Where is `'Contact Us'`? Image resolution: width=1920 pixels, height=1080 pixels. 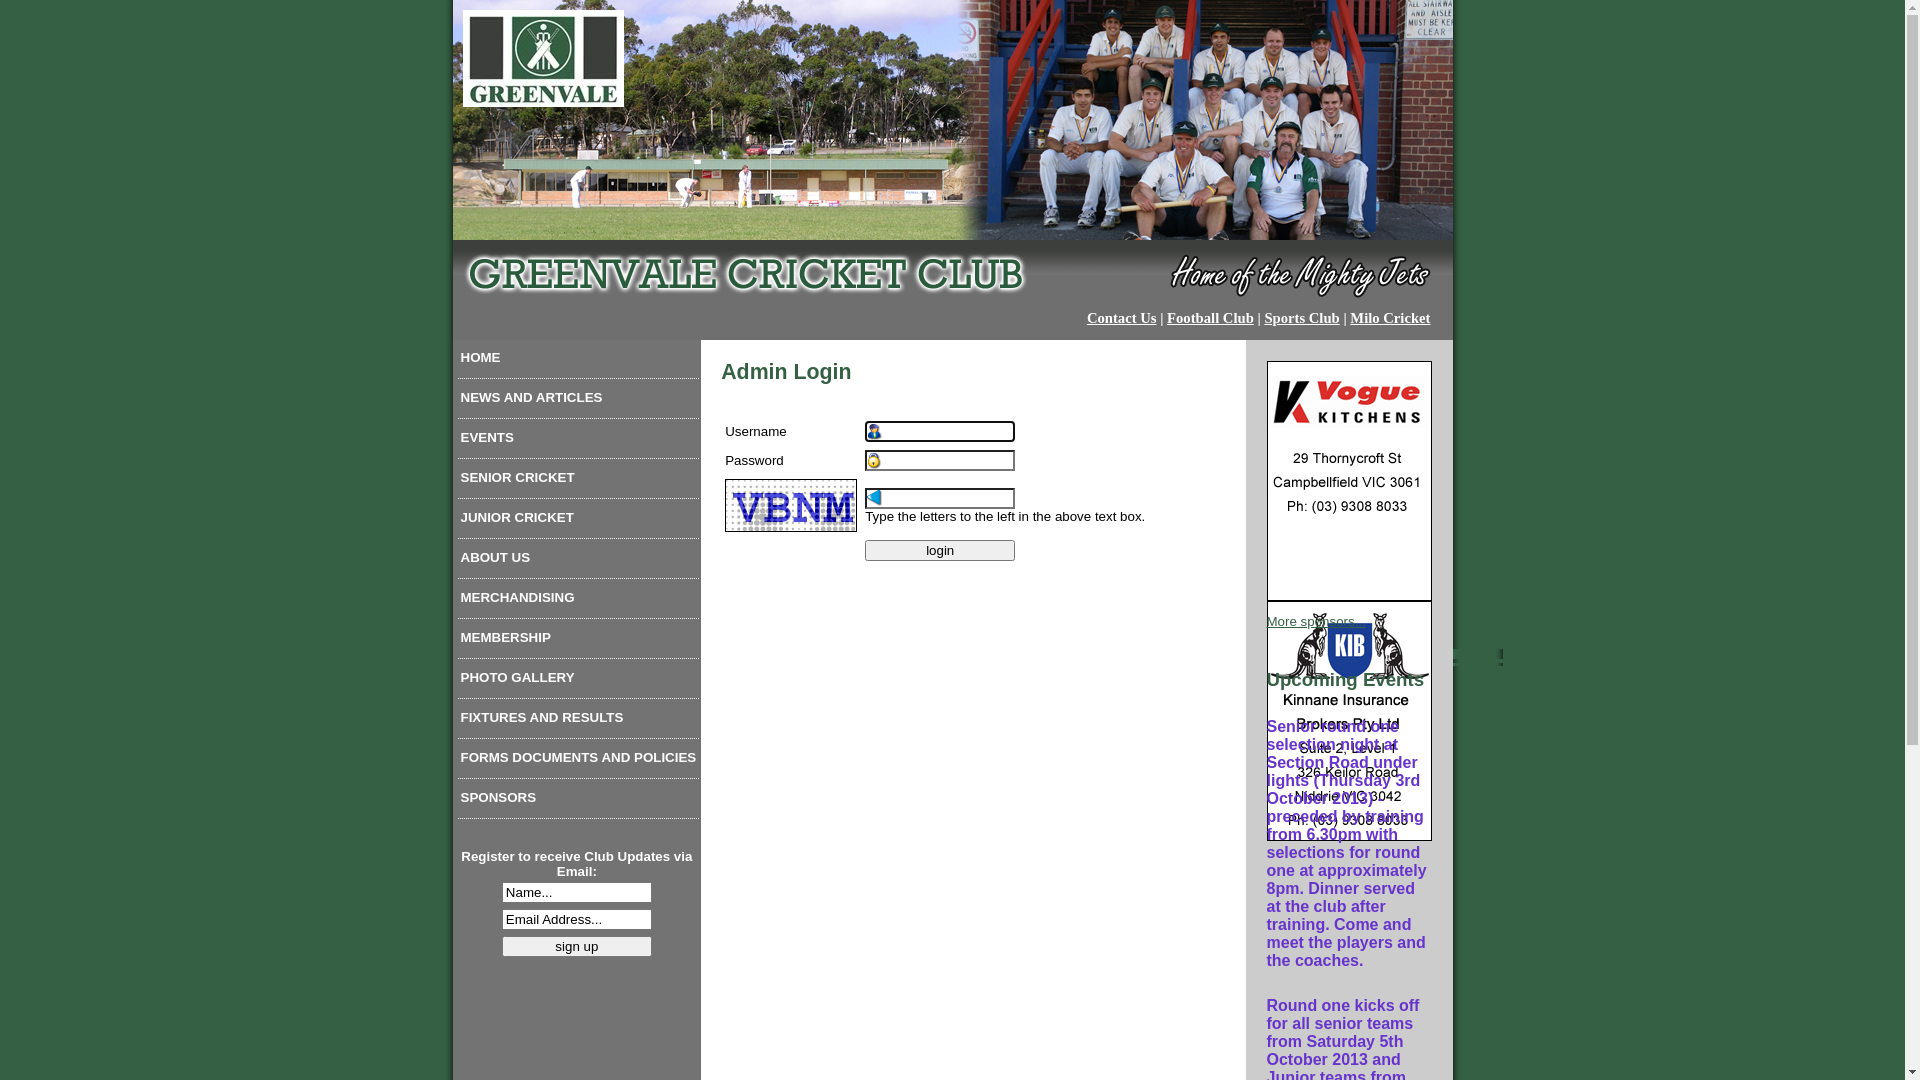 'Contact Us' is located at coordinates (1122, 316).